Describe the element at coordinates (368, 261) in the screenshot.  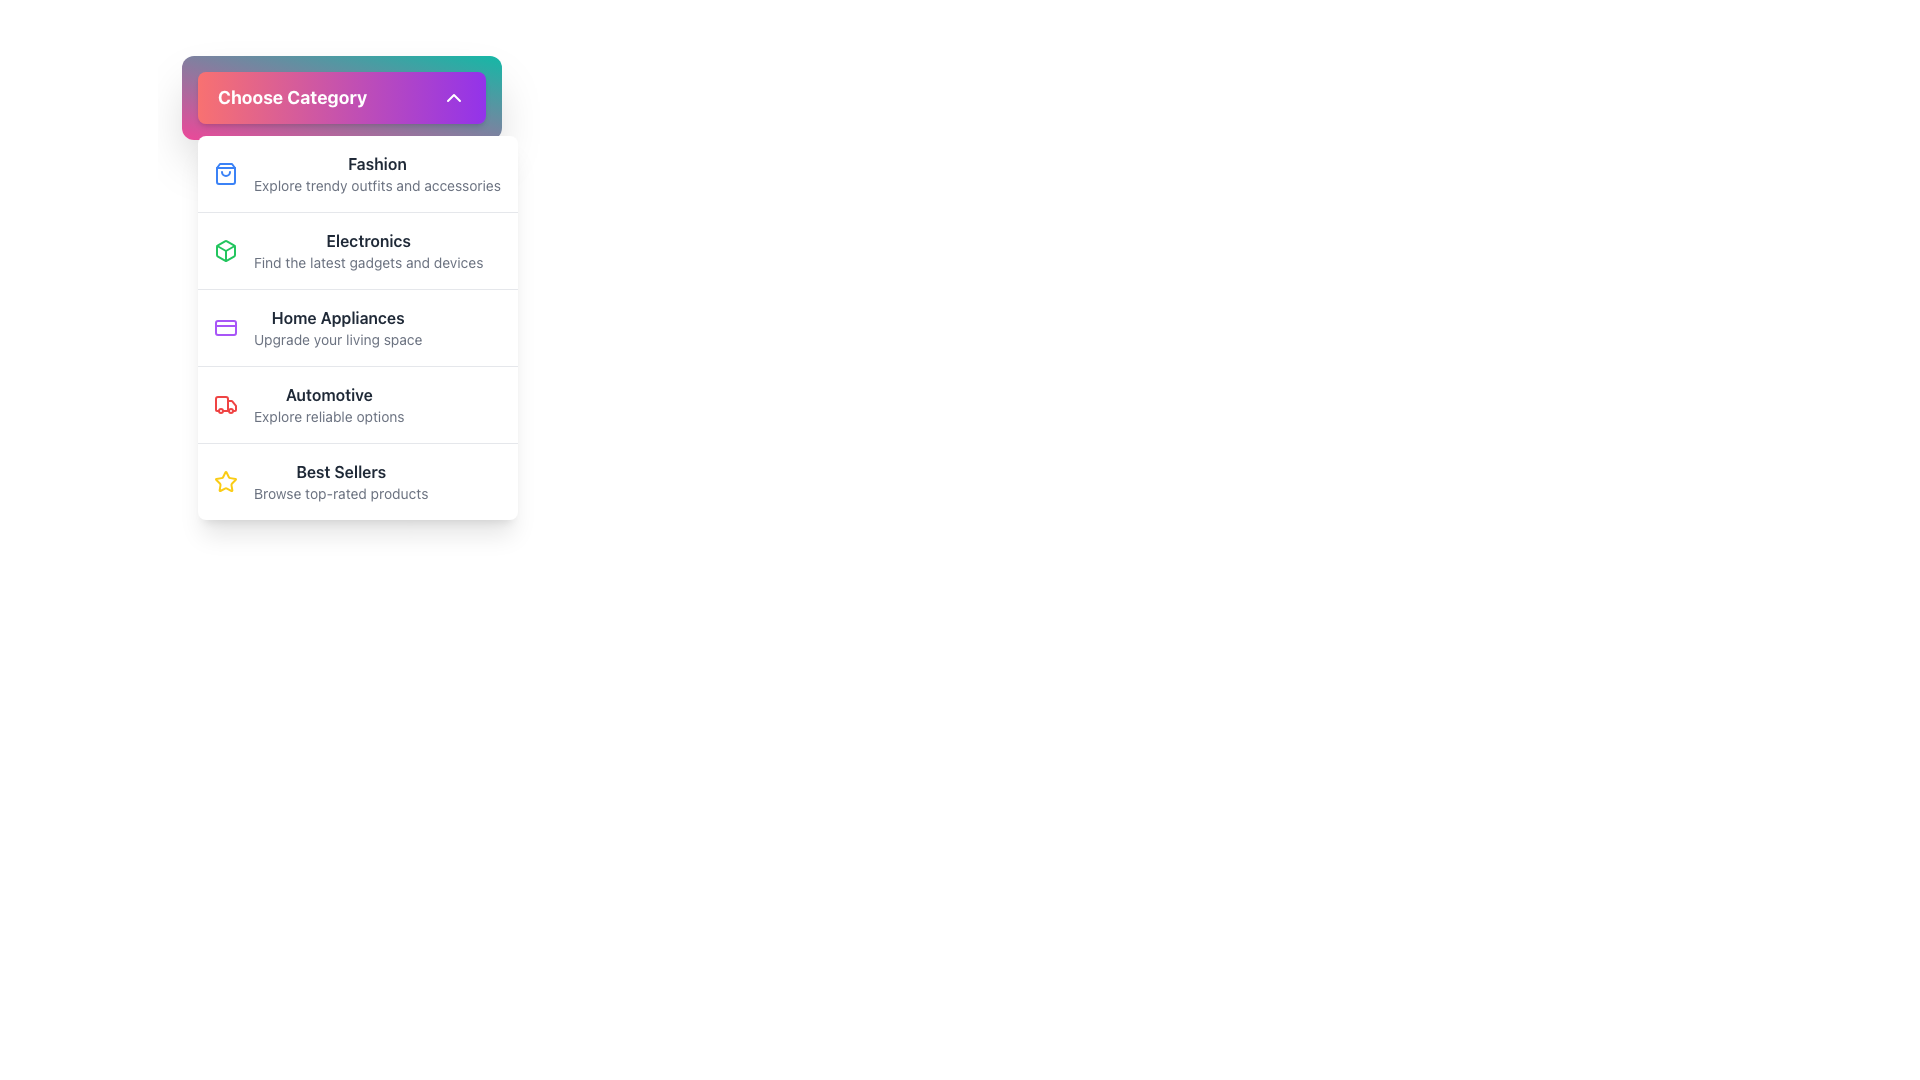
I see `text label that describes the category 'Electronics', which reads 'Find the latest gadgets and devices'` at that location.